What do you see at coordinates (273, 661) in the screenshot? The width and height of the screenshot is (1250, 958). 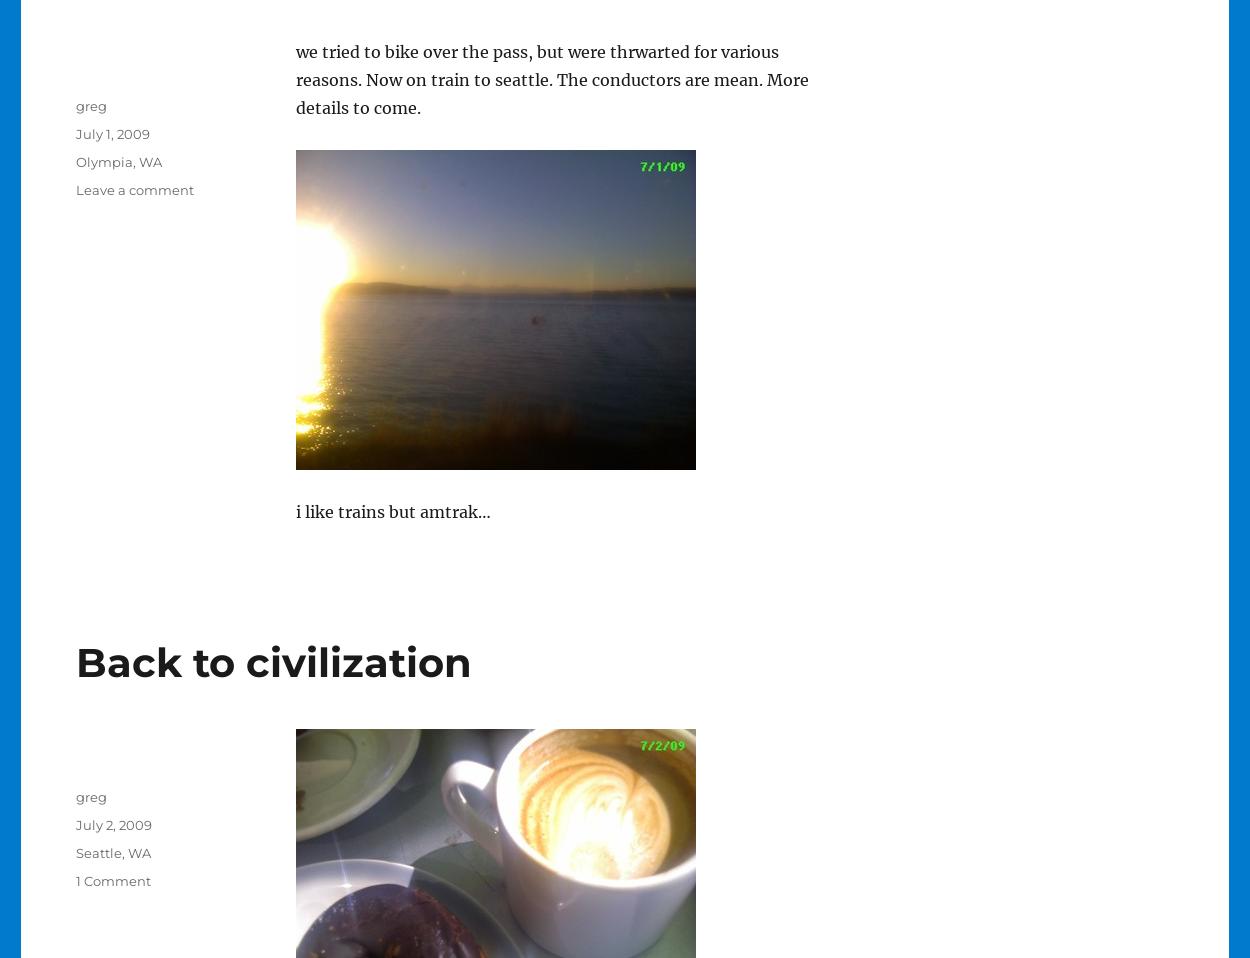 I see `'Back to civilization'` at bounding box center [273, 661].